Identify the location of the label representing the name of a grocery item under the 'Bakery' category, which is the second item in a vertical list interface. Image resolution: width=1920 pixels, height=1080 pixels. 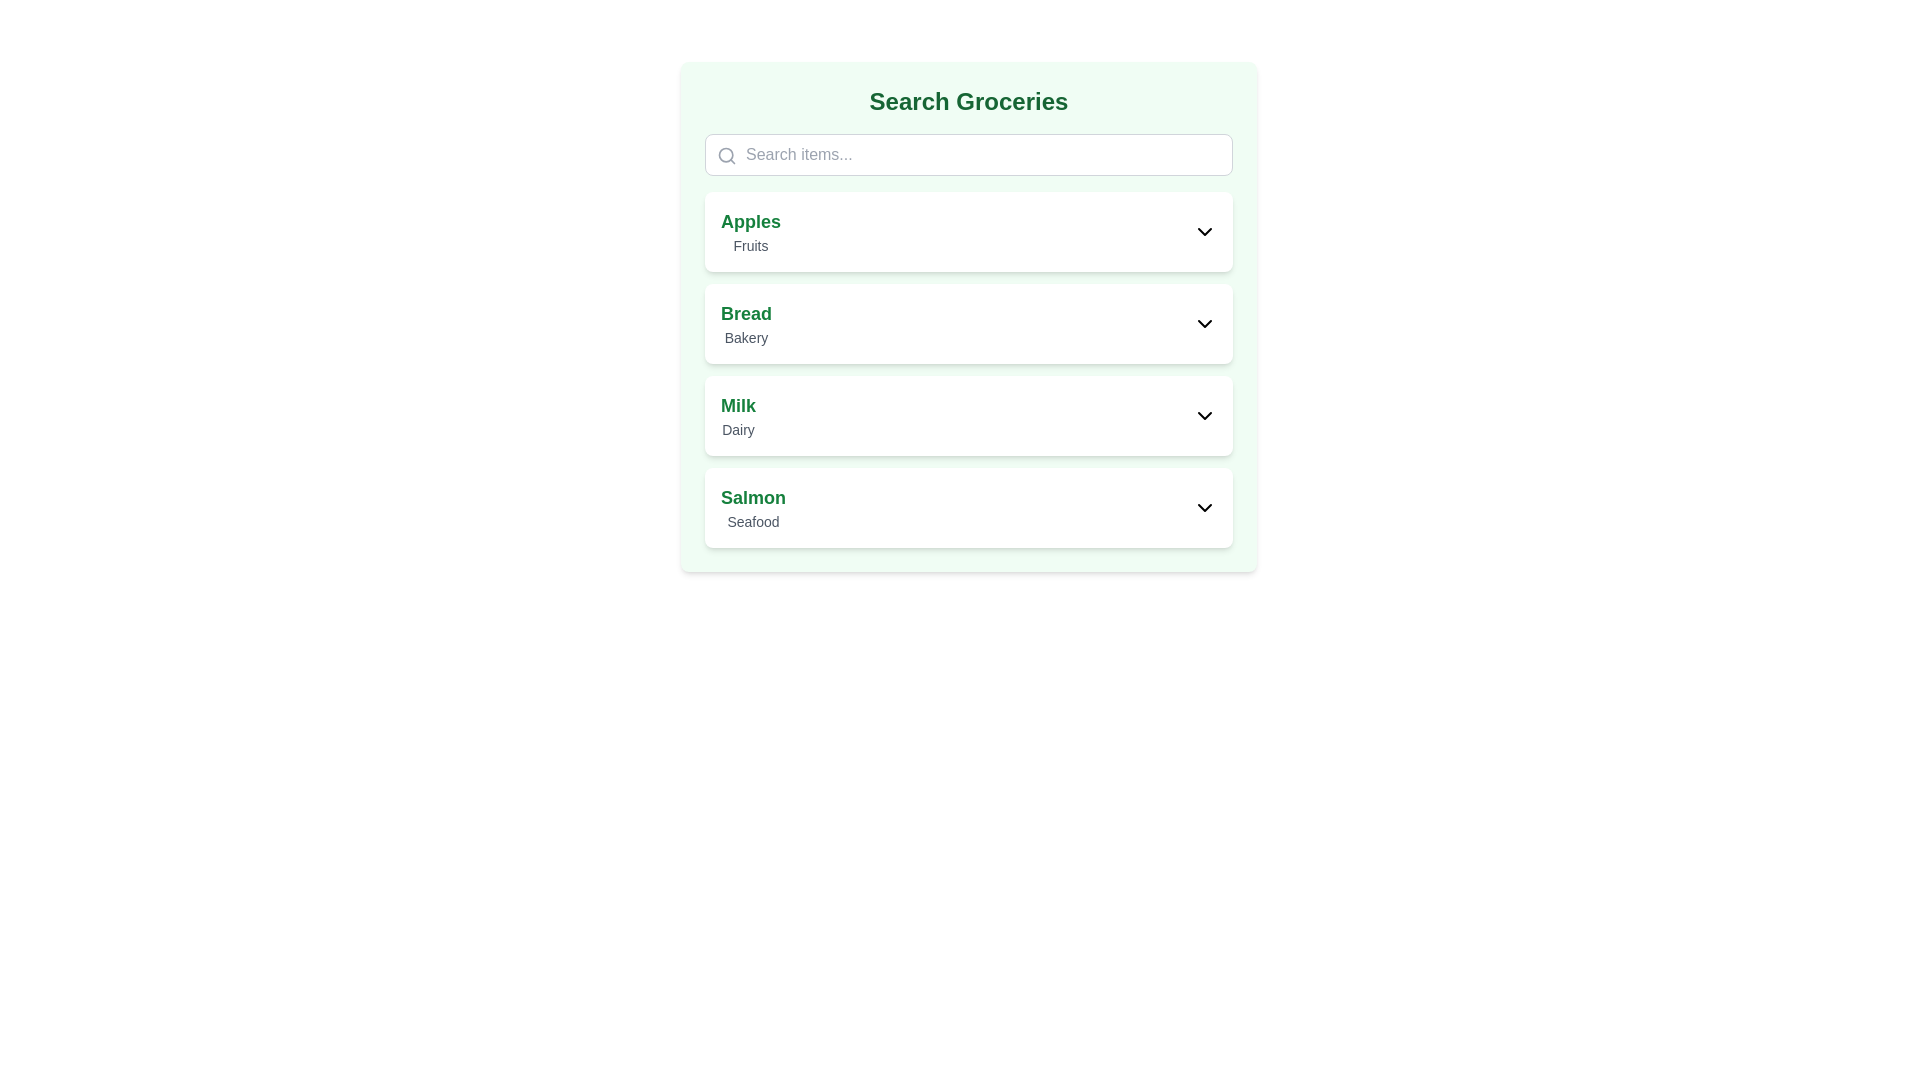
(745, 313).